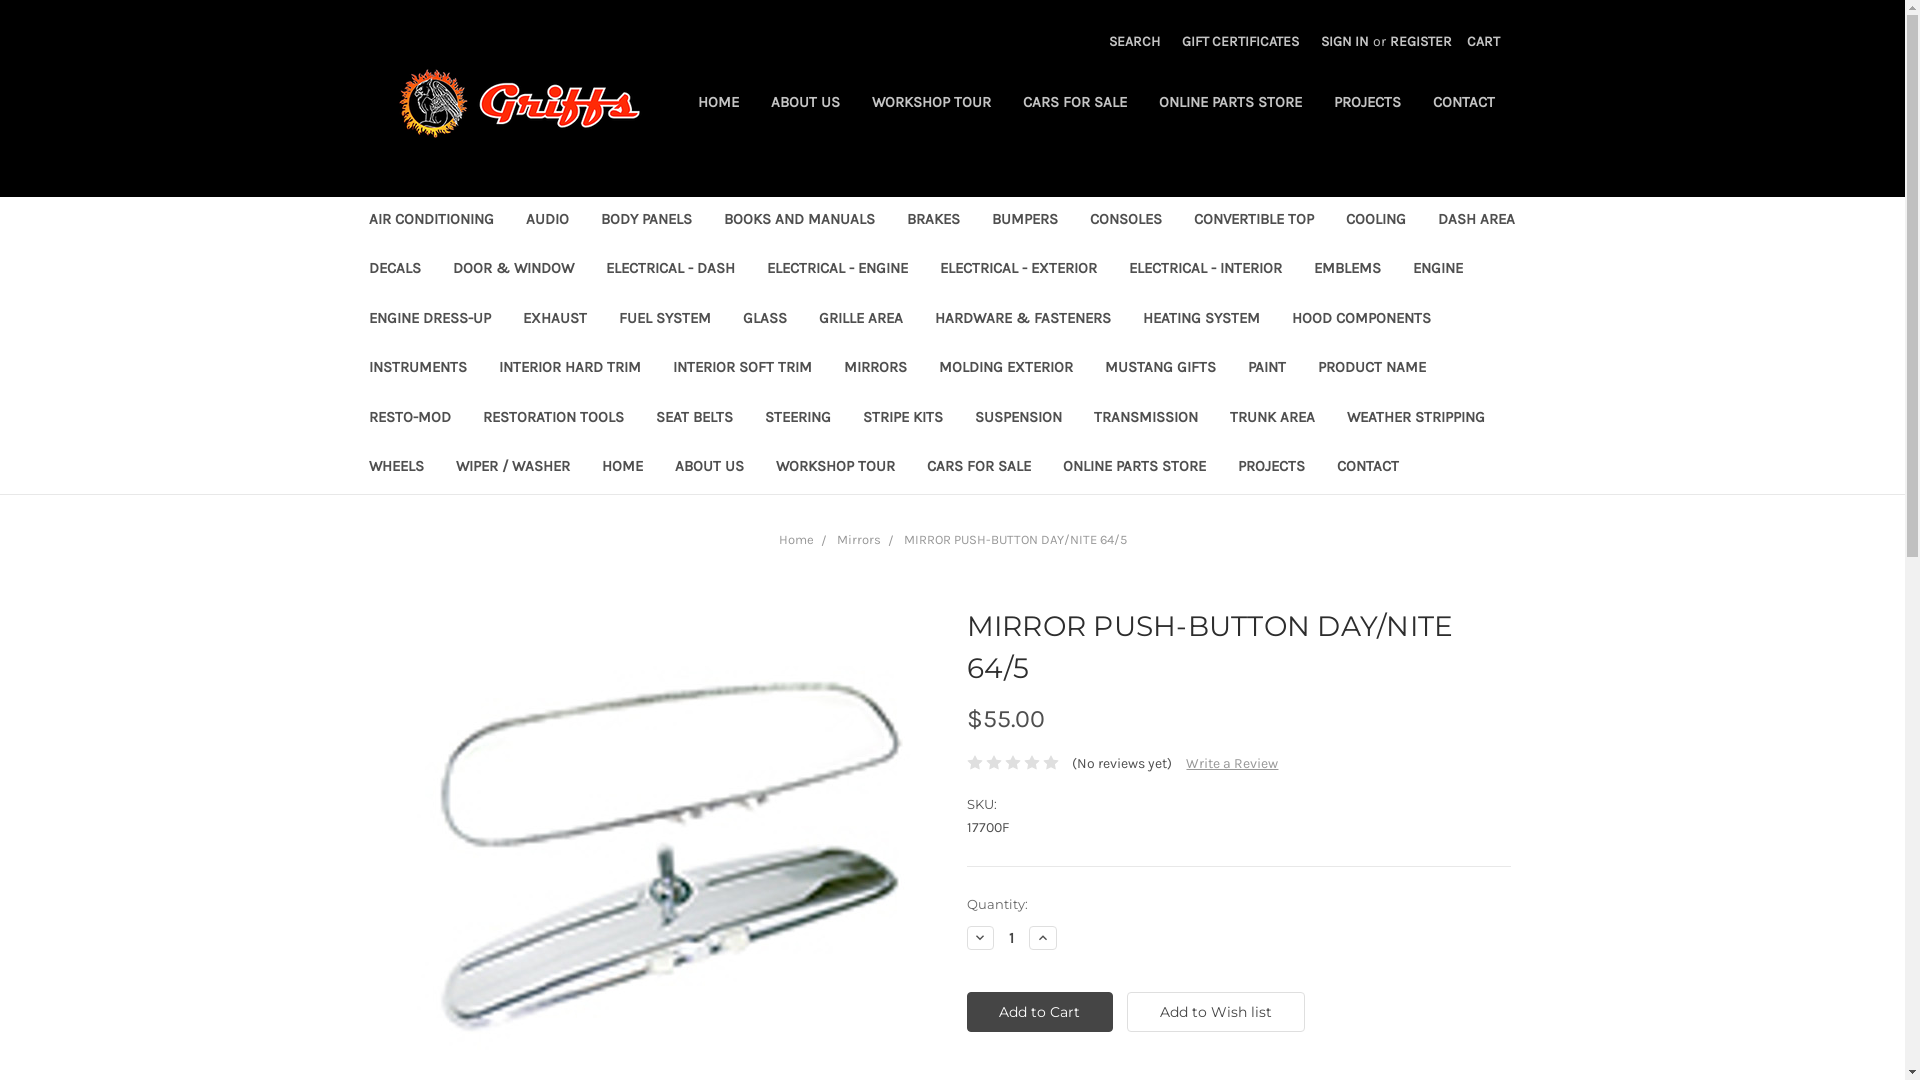  What do you see at coordinates (1127, 1011) in the screenshot?
I see `'Add to Wish list'` at bounding box center [1127, 1011].